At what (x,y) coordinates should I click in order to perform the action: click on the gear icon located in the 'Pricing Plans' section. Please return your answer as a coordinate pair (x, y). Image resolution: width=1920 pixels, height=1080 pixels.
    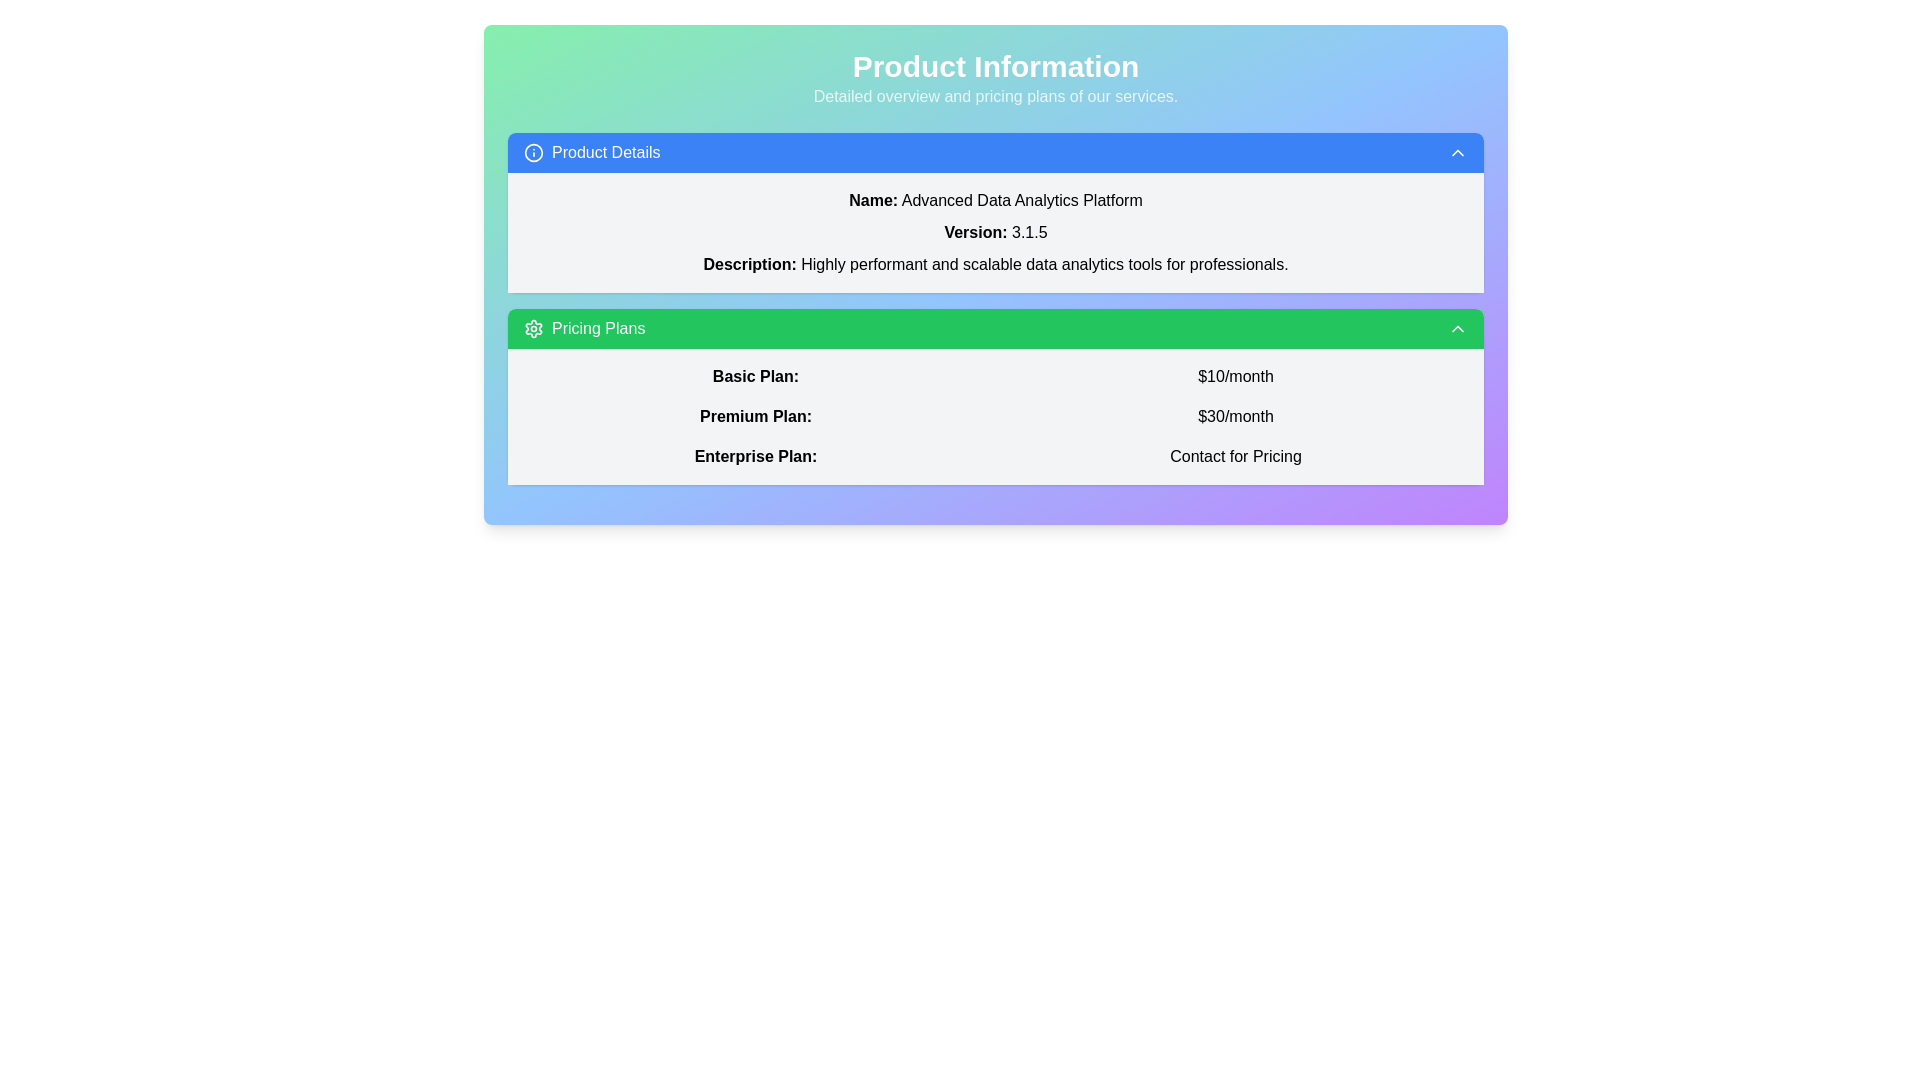
    Looking at the image, I should click on (533, 327).